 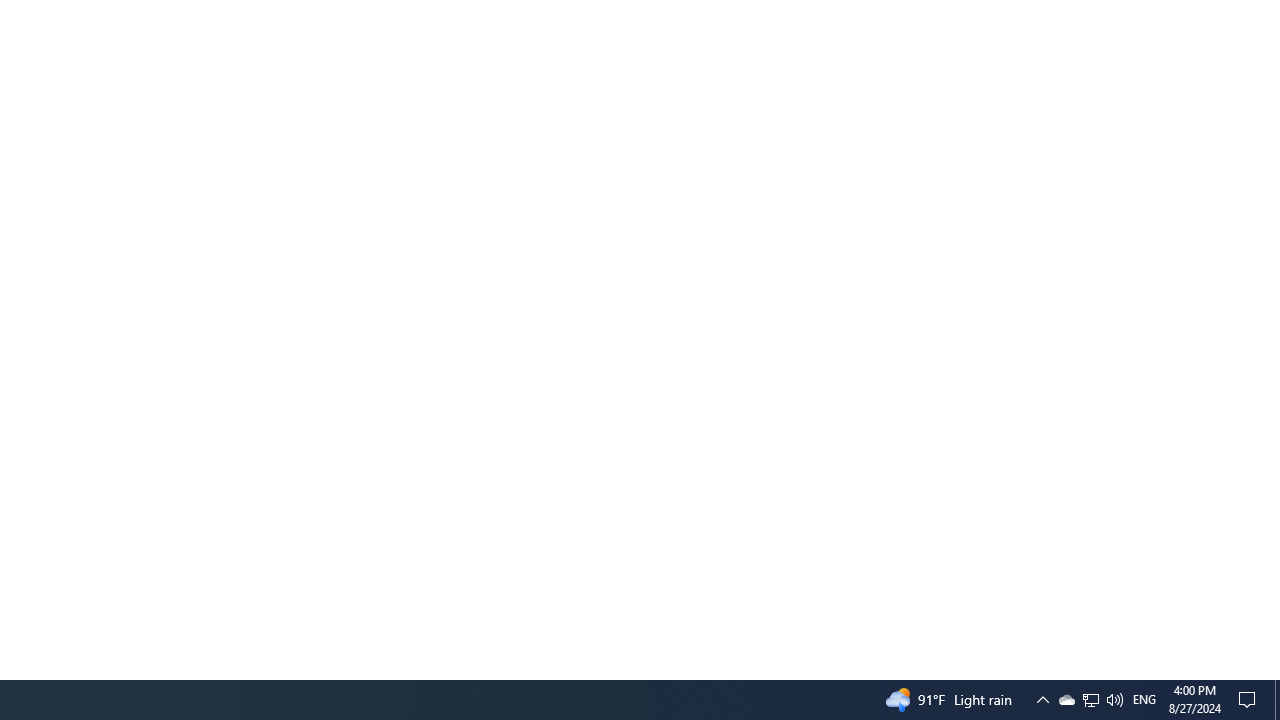 I want to click on 'Tray Input Indicator - English (United States)', so click(x=1090, y=698).